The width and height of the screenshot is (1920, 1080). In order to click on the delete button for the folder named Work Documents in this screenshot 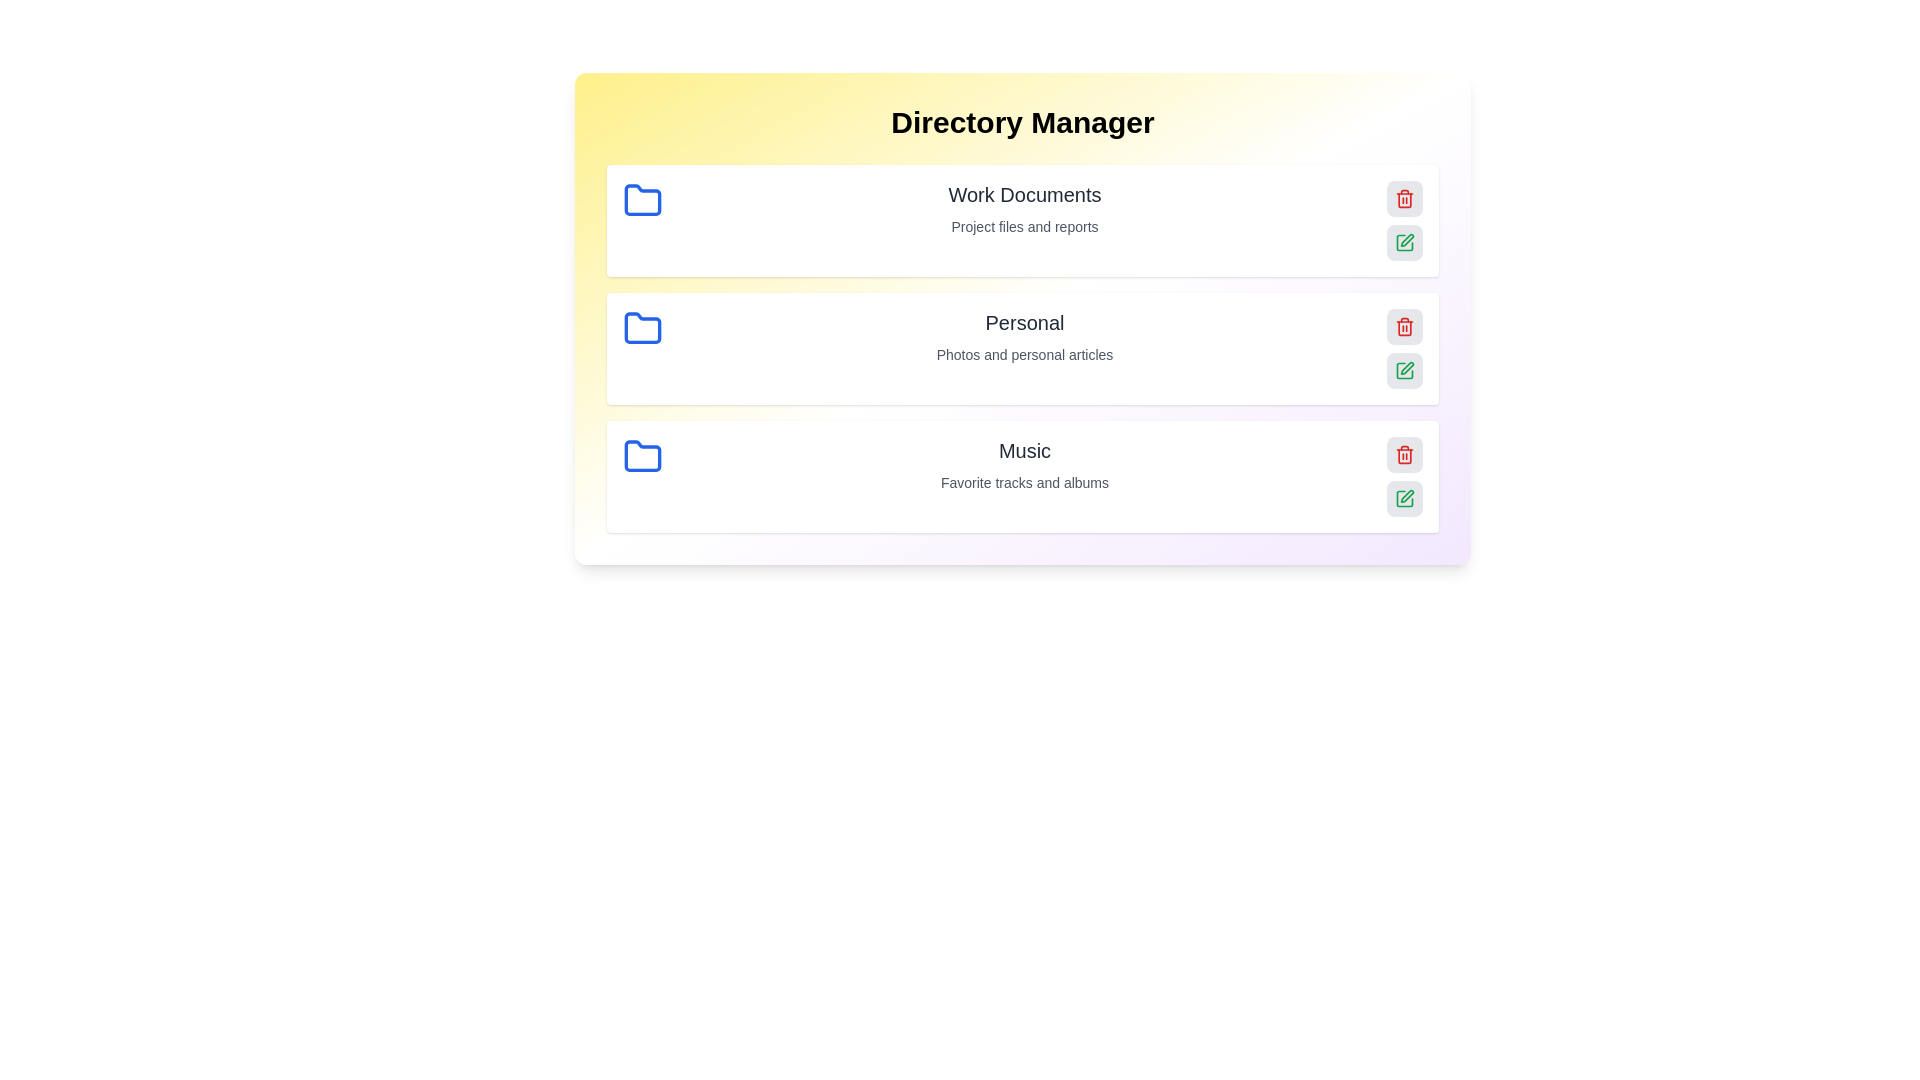, I will do `click(1404, 199)`.